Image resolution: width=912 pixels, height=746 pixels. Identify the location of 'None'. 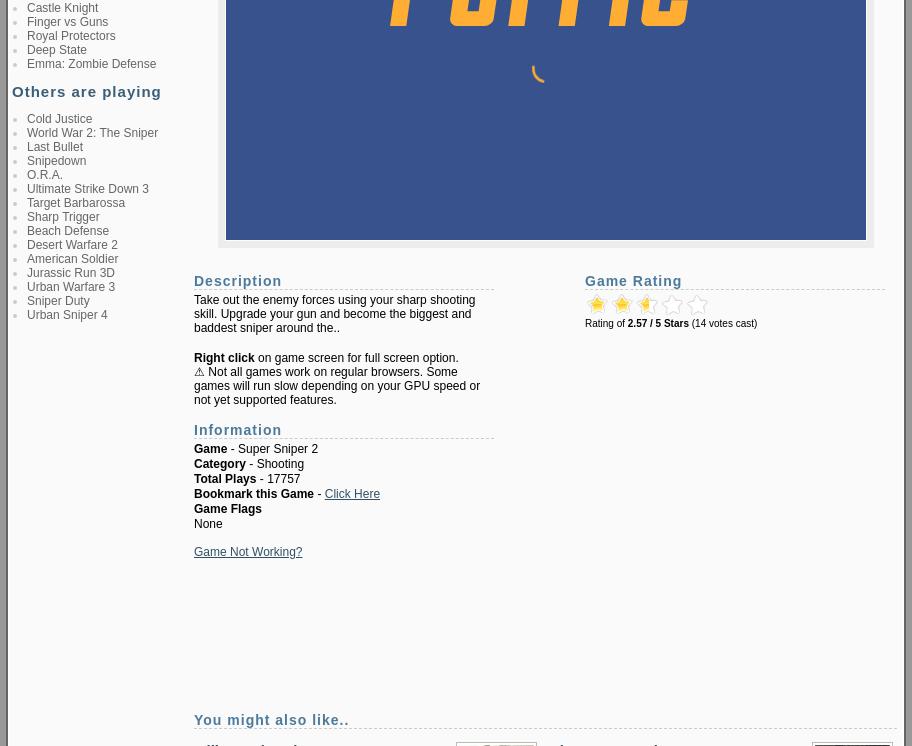
(207, 523).